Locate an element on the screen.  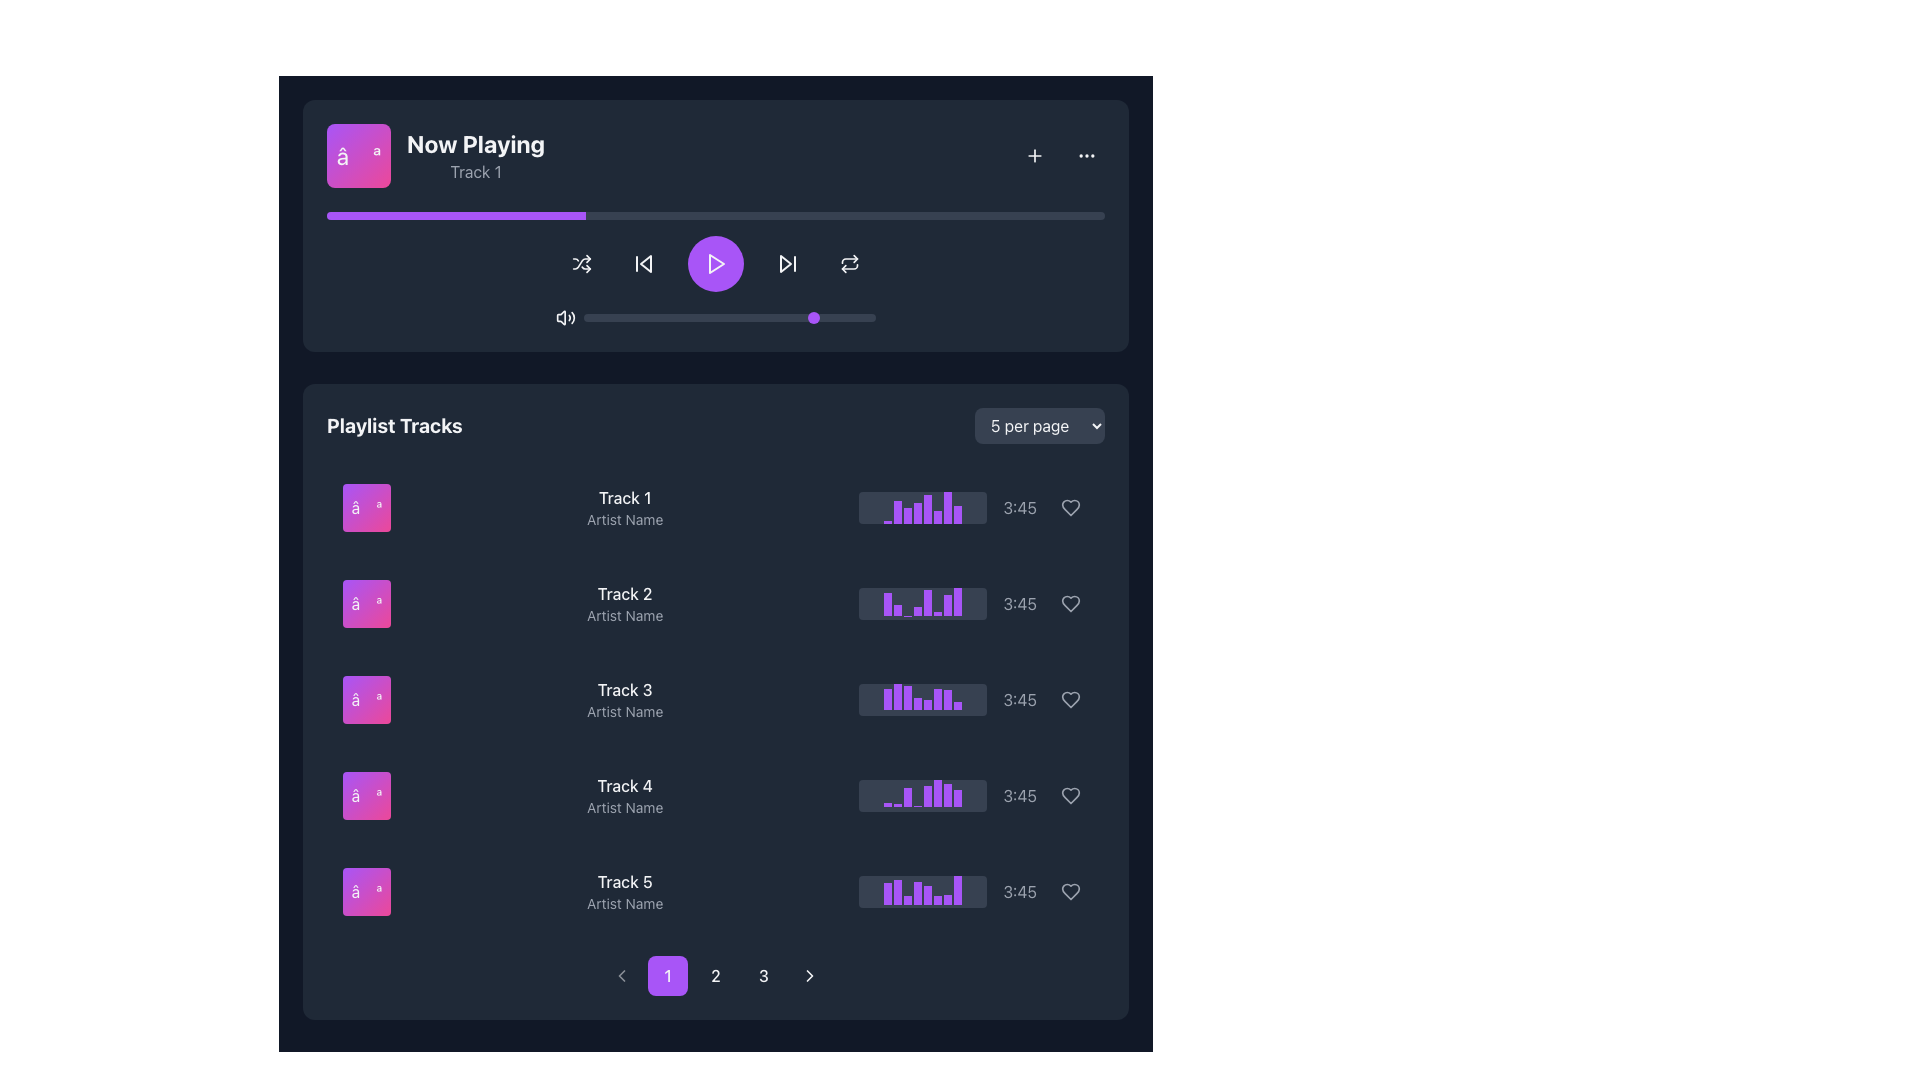
the heart-shaped icon with a gray outline located at the rightmost position of the fifth item in the playlist track list to mark the track as favorite is located at coordinates (1069, 890).